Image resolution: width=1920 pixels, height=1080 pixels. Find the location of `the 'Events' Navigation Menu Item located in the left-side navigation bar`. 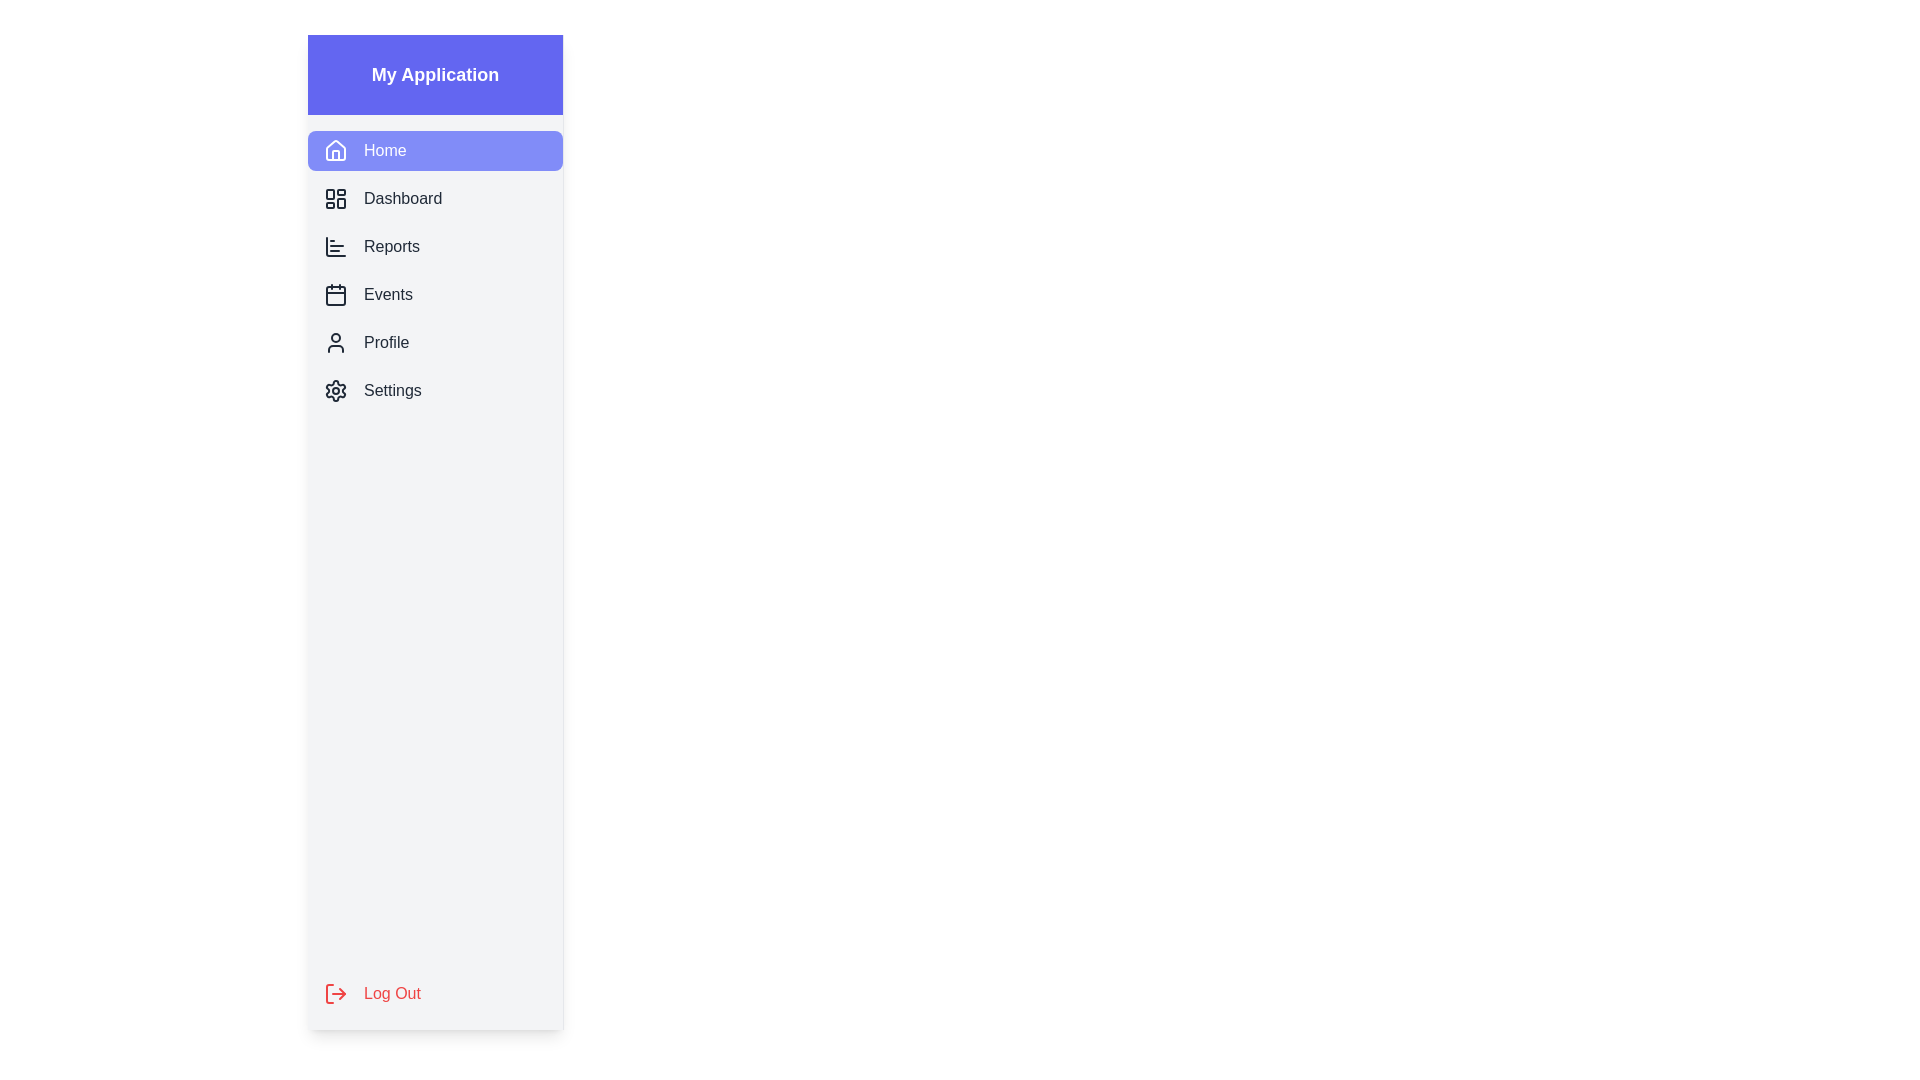

the 'Events' Navigation Menu Item located in the left-side navigation bar is located at coordinates (434, 294).